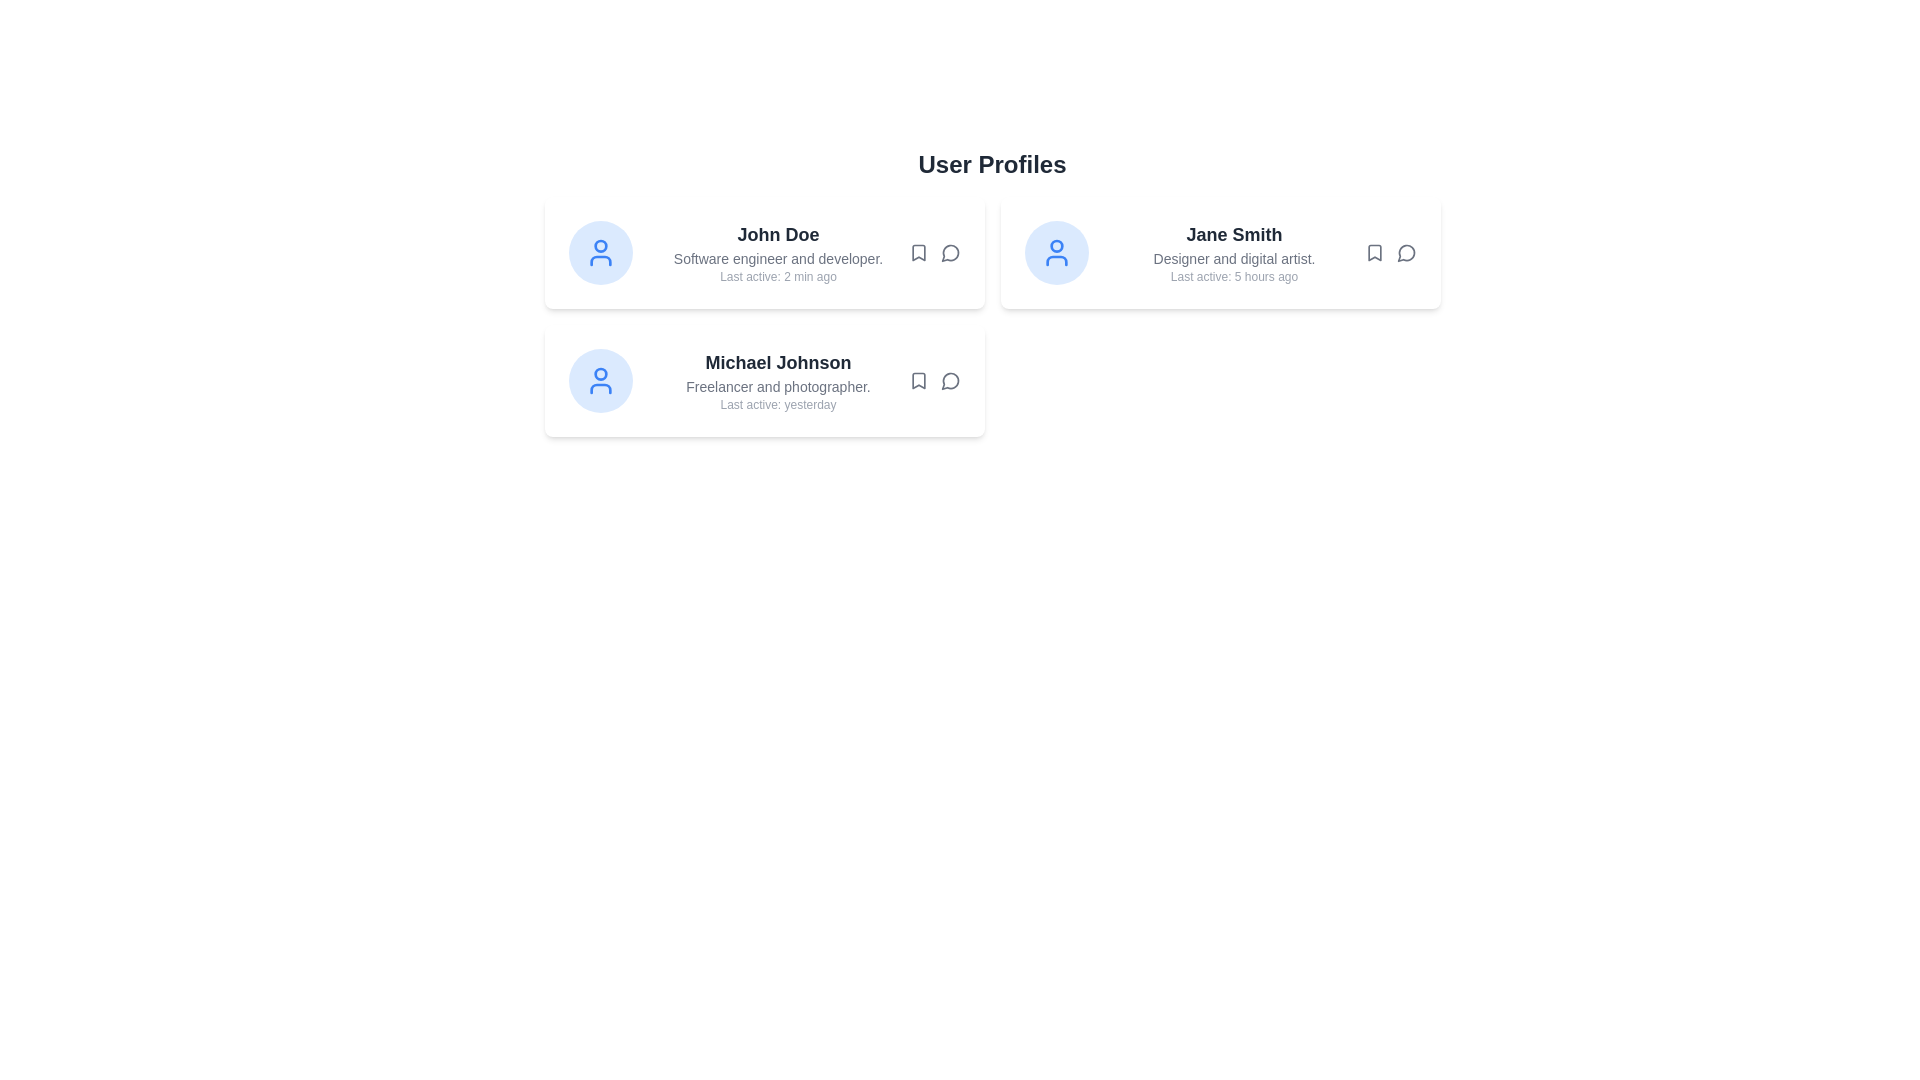 This screenshot has height=1080, width=1920. I want to click on the bookmark icon located in the user profile card for 'John Doe', so click(917, 252).